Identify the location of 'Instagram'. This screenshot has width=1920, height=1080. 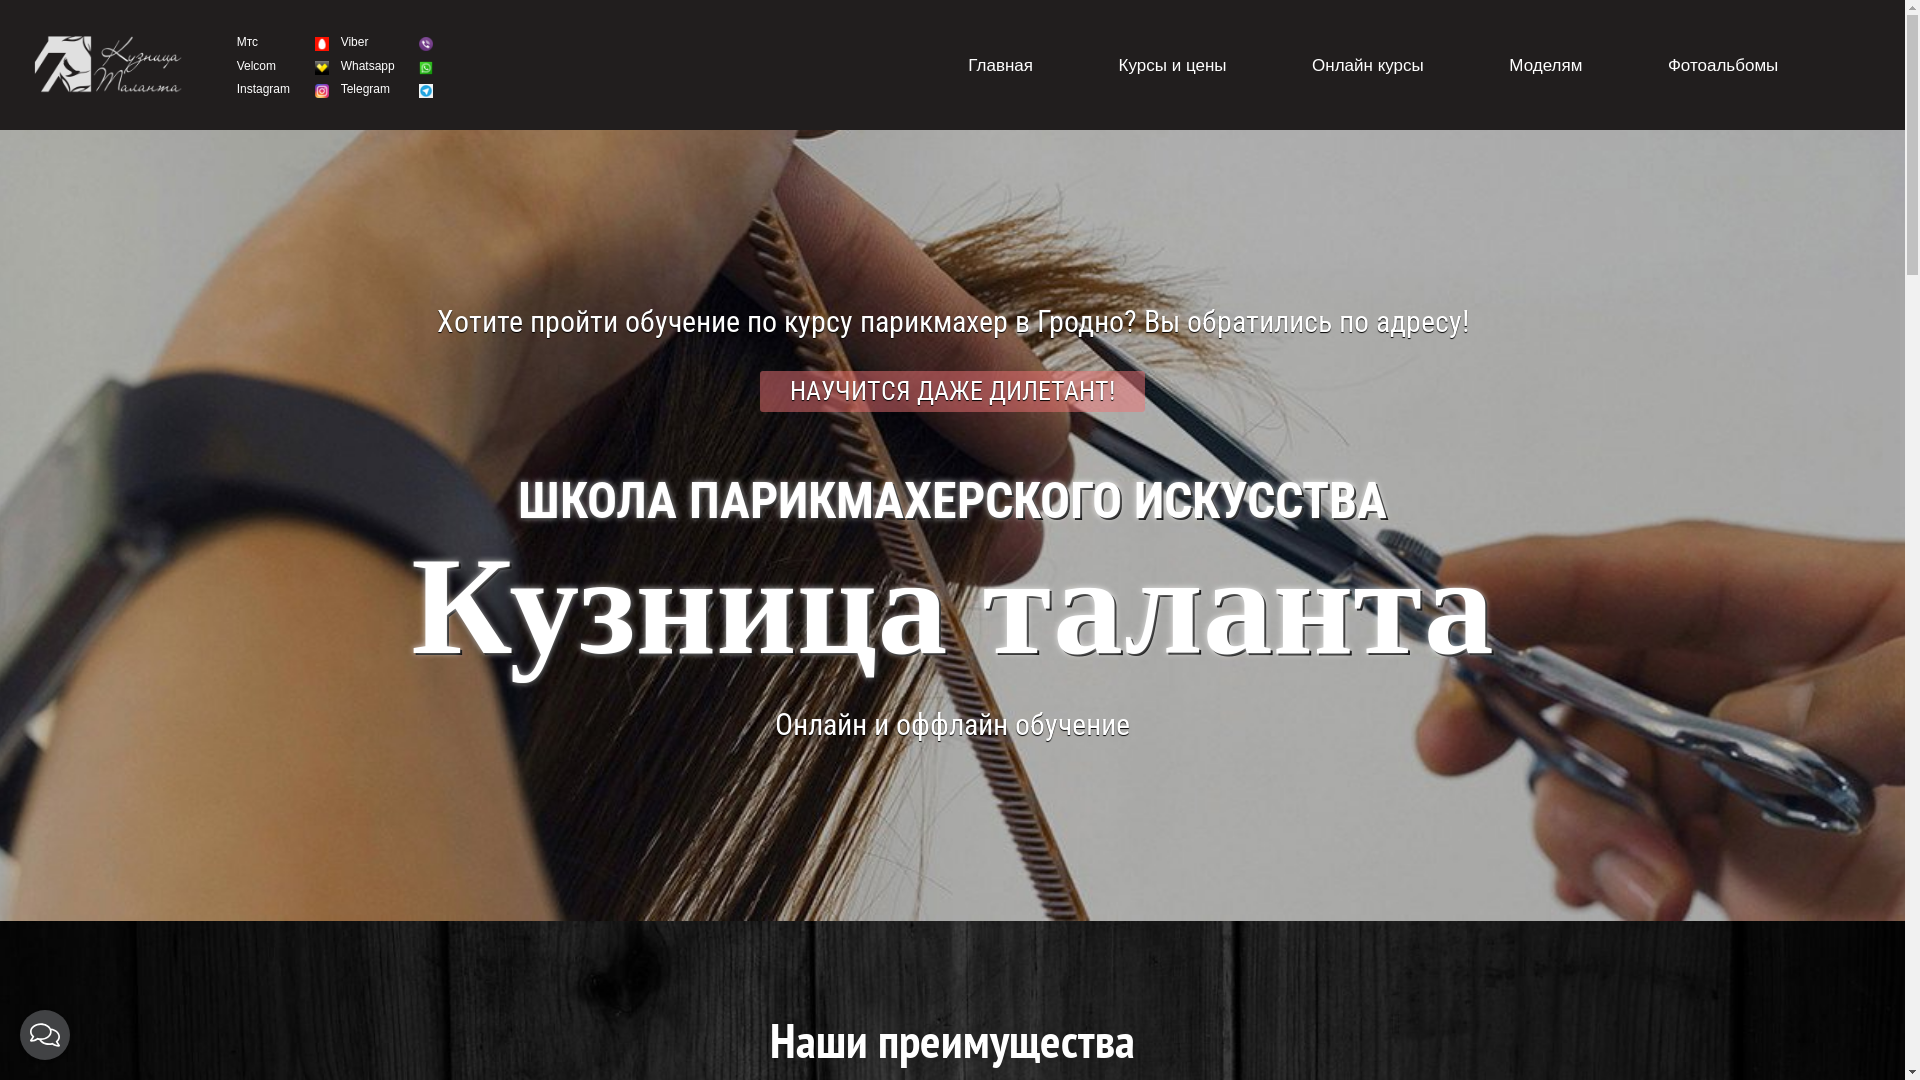
(262, 87).